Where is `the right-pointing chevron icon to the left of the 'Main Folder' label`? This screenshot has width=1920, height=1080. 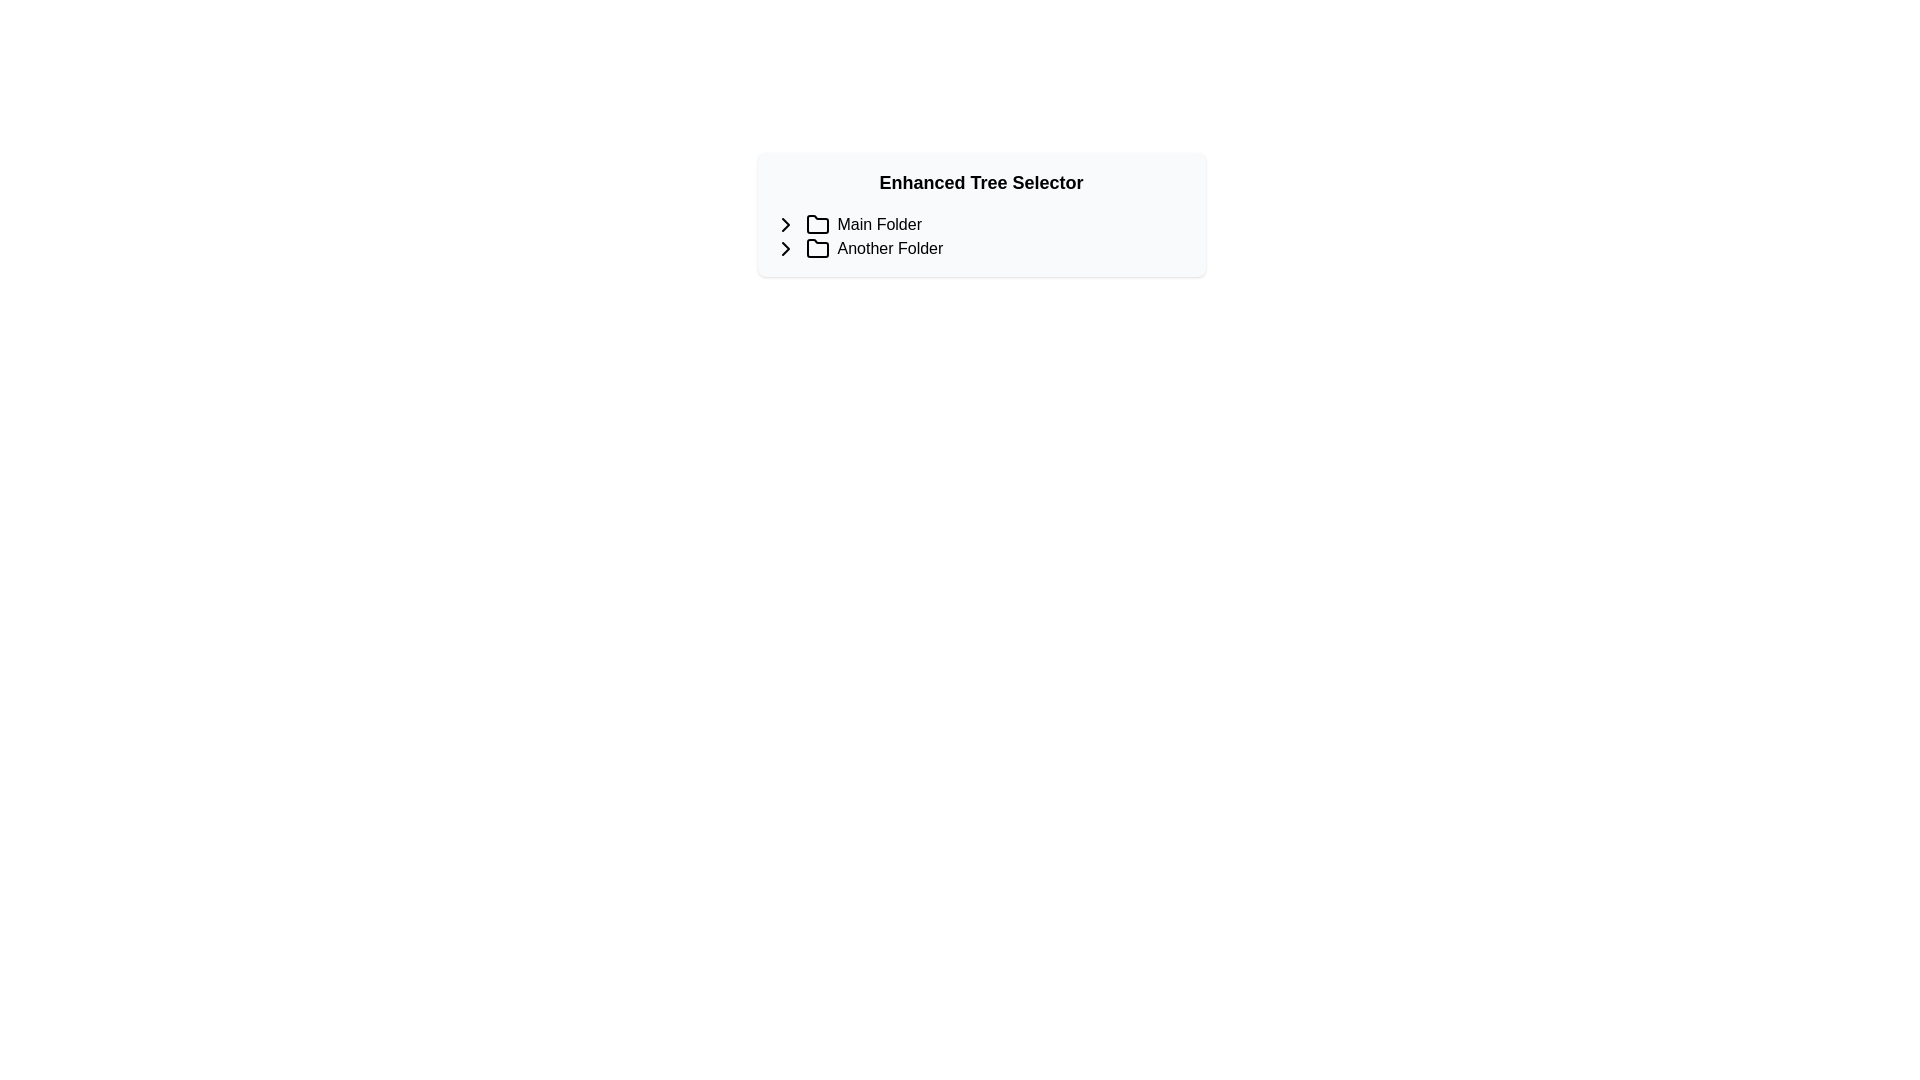 the right-pointing chevron icon to the left of the 'Main Folder' label is located at coordinates (784, 224).